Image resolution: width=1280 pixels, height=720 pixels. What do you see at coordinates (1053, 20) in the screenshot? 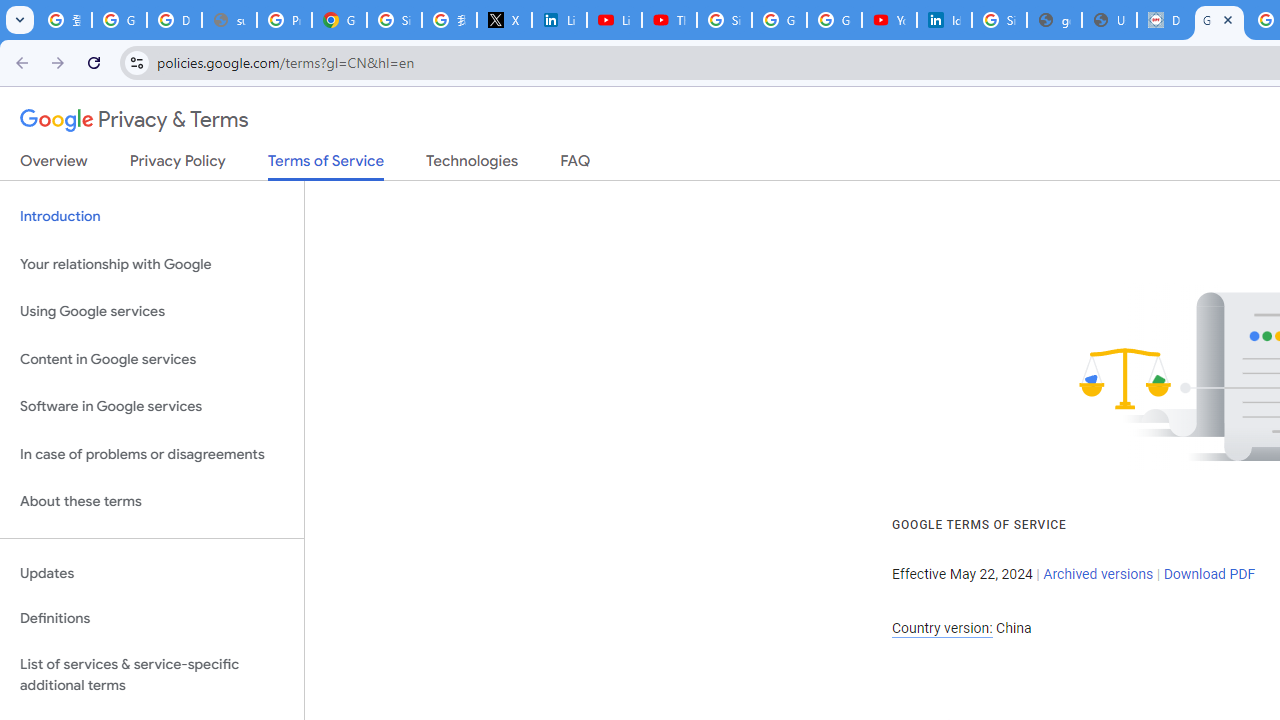
I see `'google_privacy_policy_en.pdf'` at bounding box center [1053, 20].